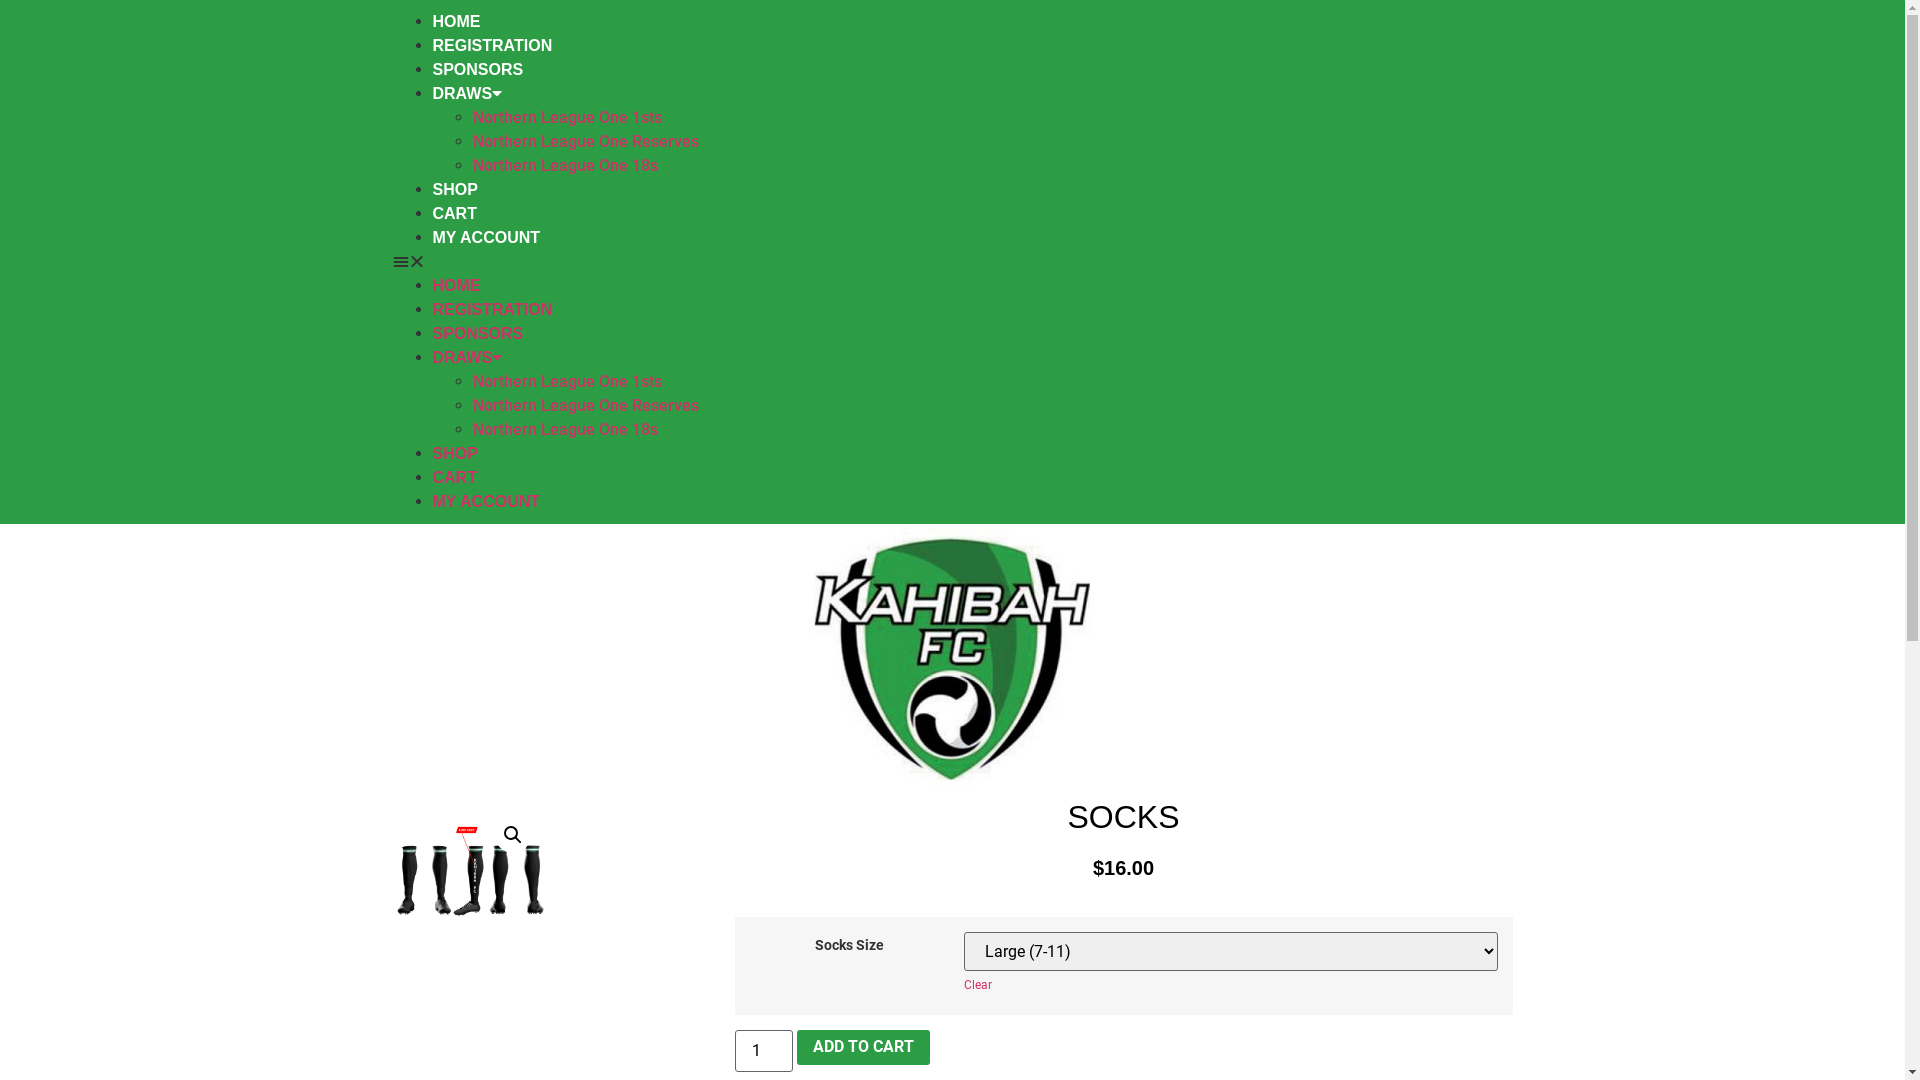 This screenshot has height=1080, width=1920. Describe the element at coordinates (453, 213) in the screenshot. I see `'CART'` at that location.